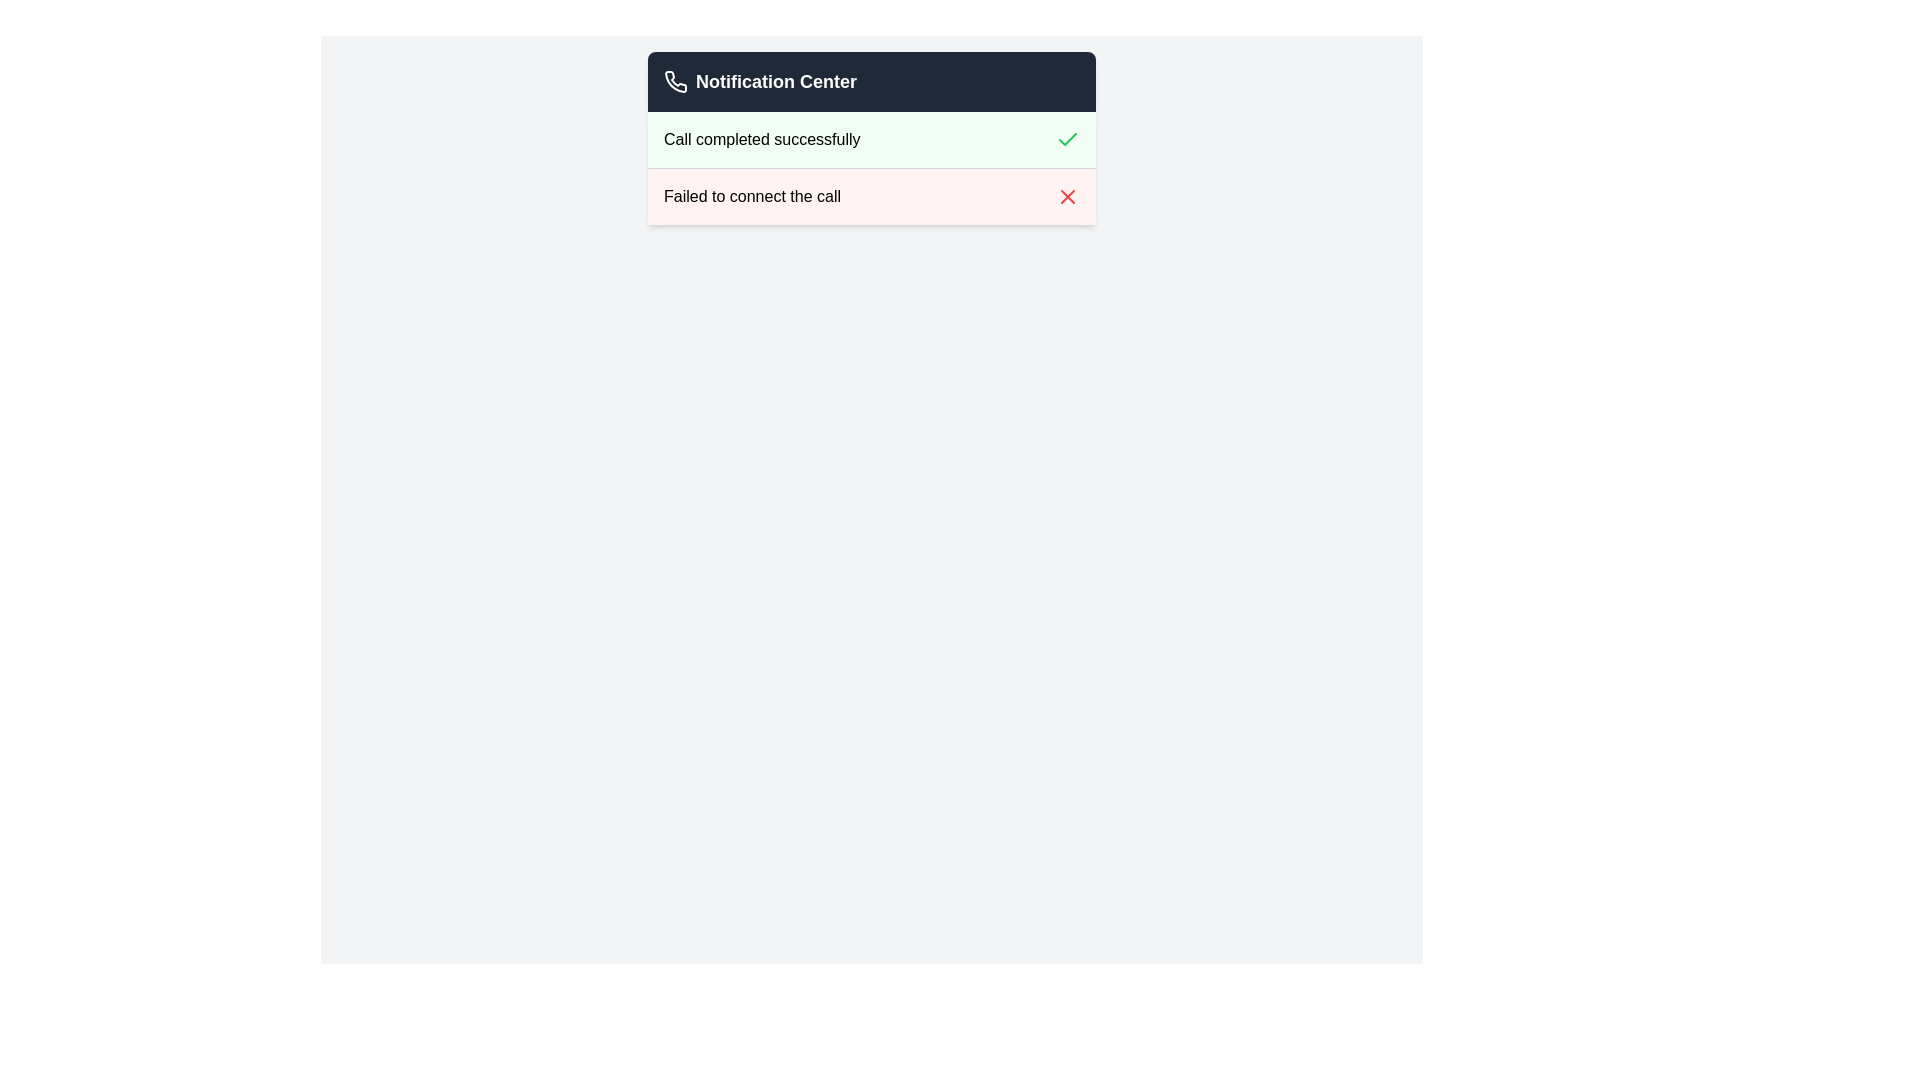 This screenshot has width=1920, height=1080. Describe the element at coordinates (1067, 138) in the screenshot. I see `the success icon in the notification bar indicating 'Call completed successfully'` at that location.